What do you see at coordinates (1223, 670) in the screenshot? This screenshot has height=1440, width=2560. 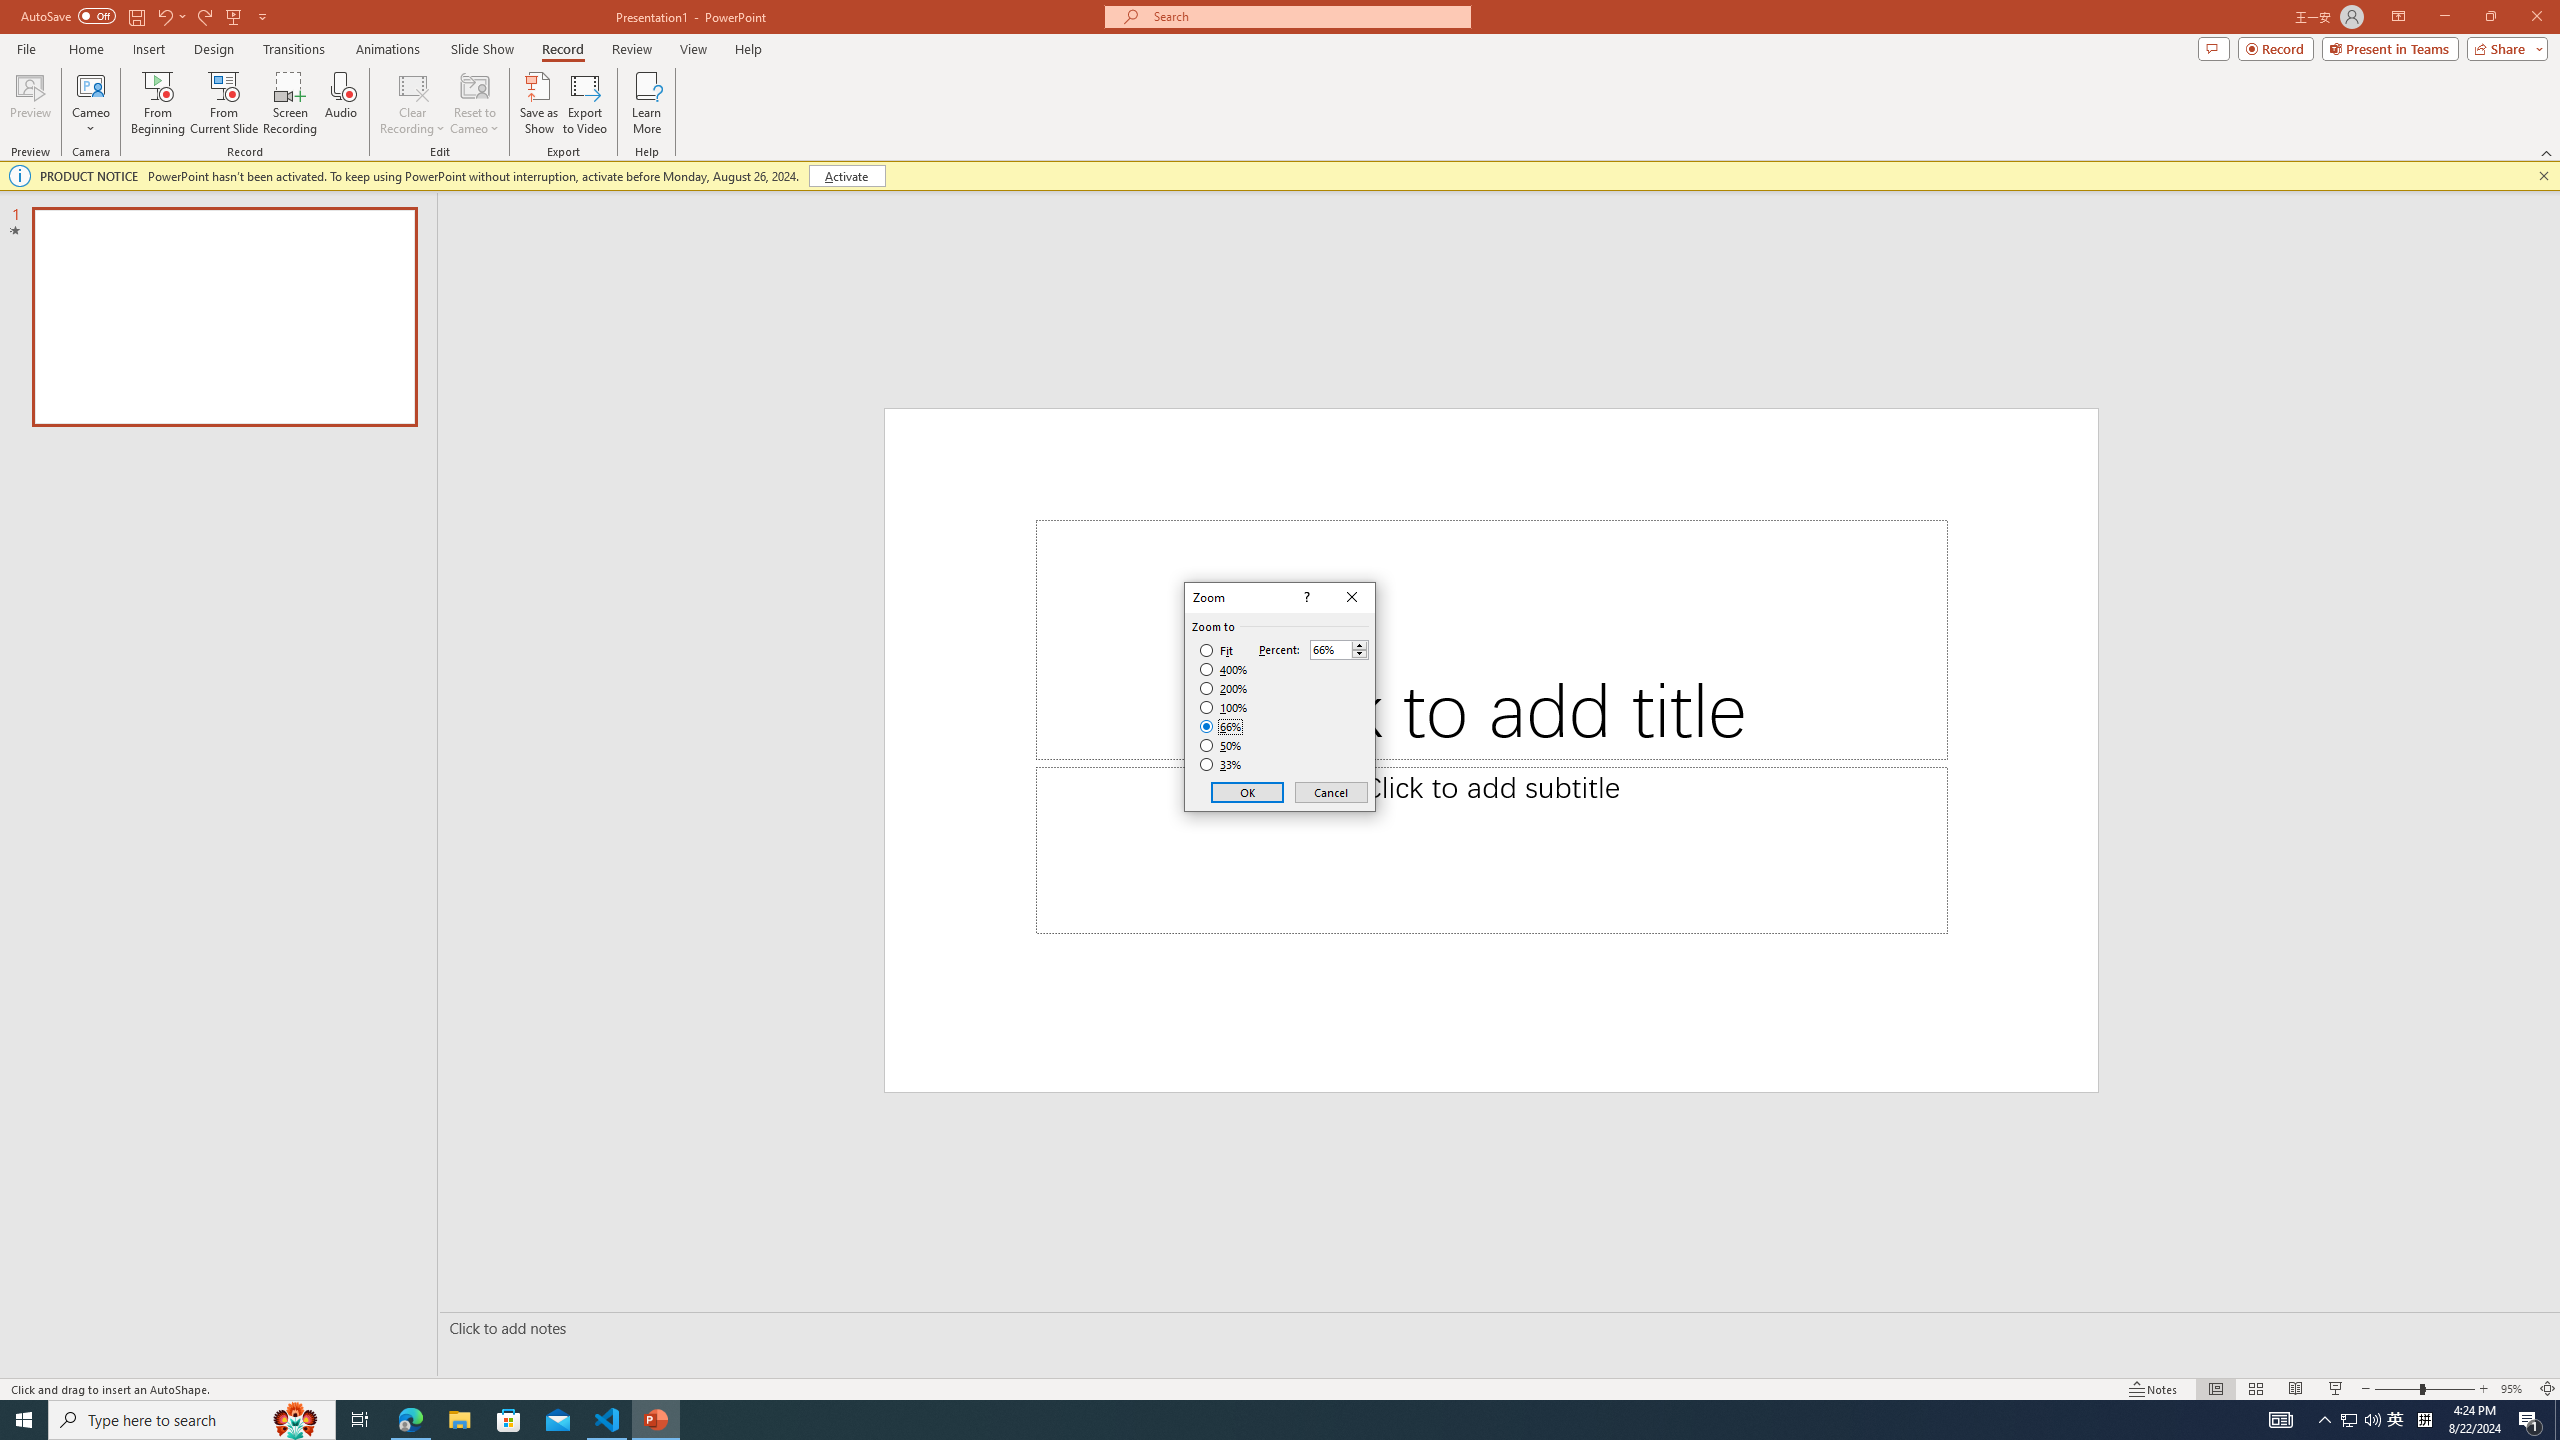 I see `'400%'` at bounding box center [1223, 670].